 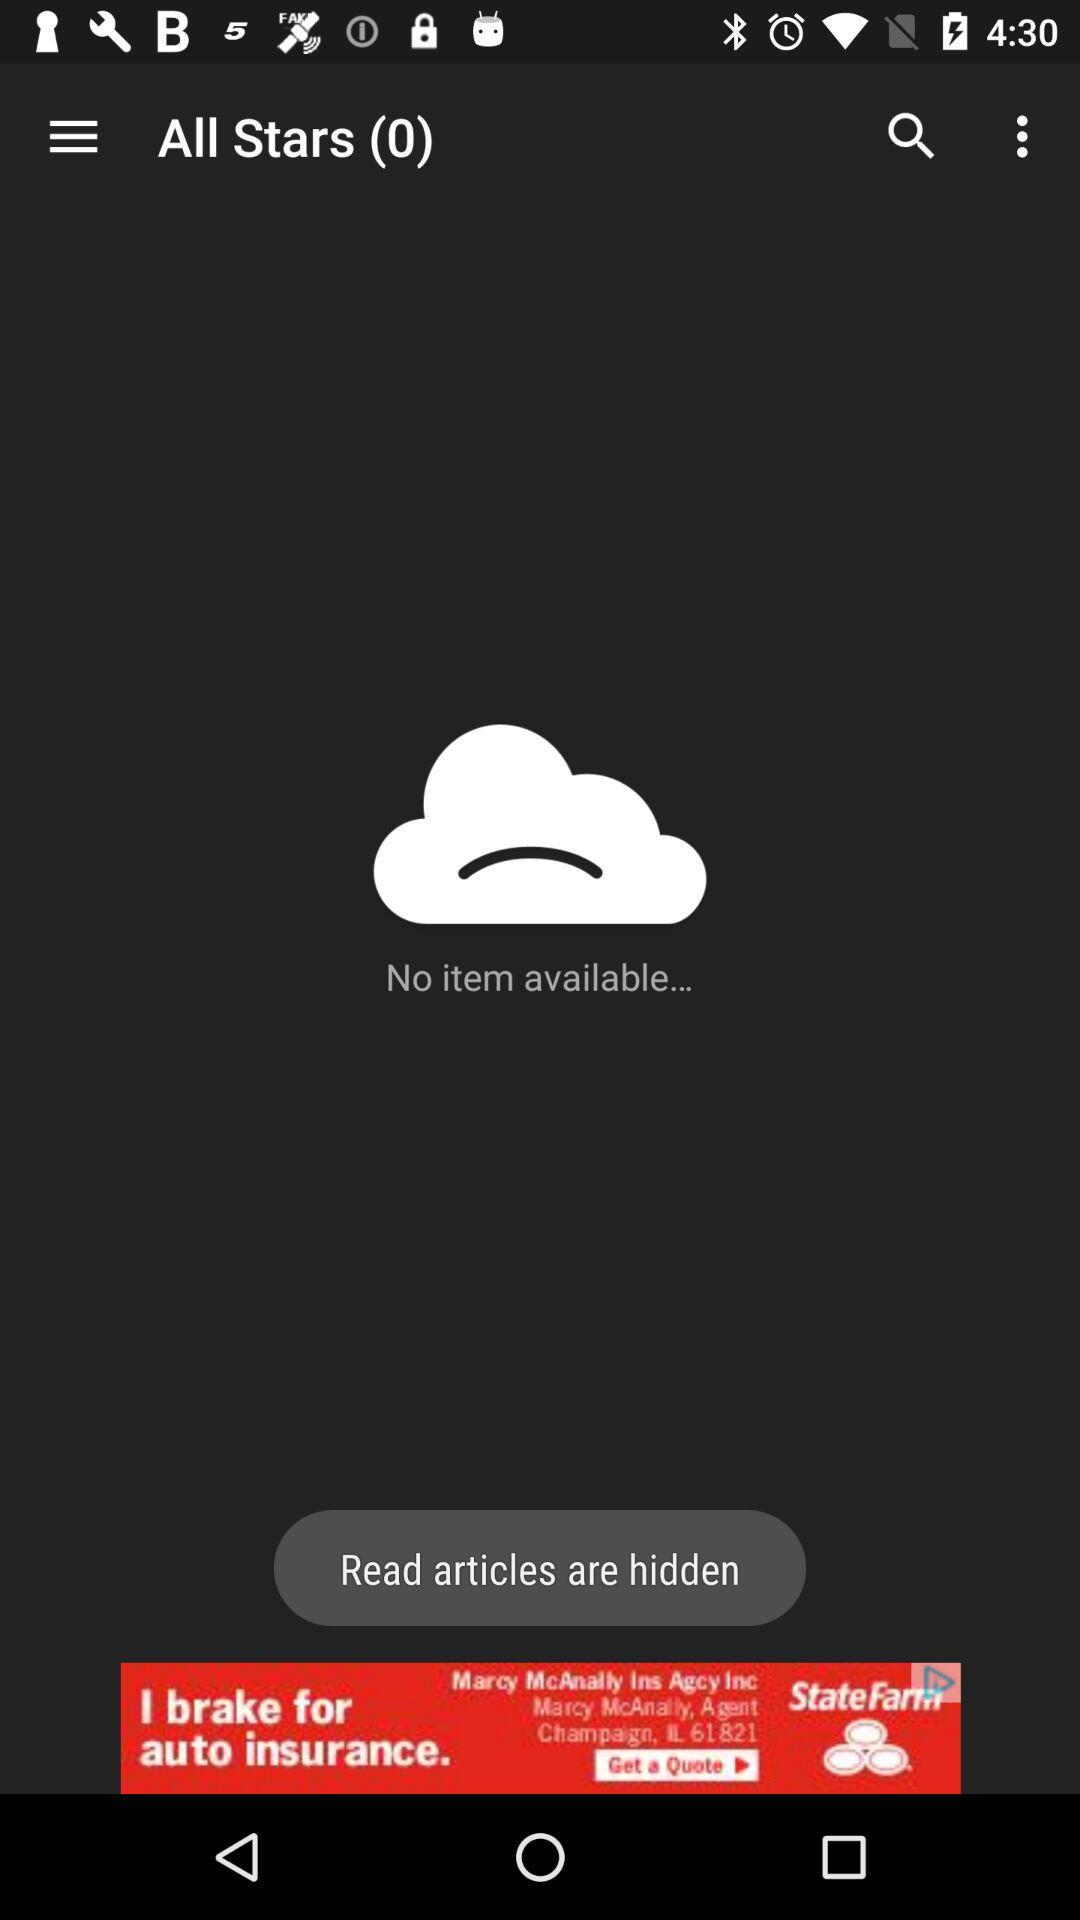 What do you see at coordinates (540, 1727) in the screenshot?
I see `advertisement banner` at bounding box center [540, 1727].